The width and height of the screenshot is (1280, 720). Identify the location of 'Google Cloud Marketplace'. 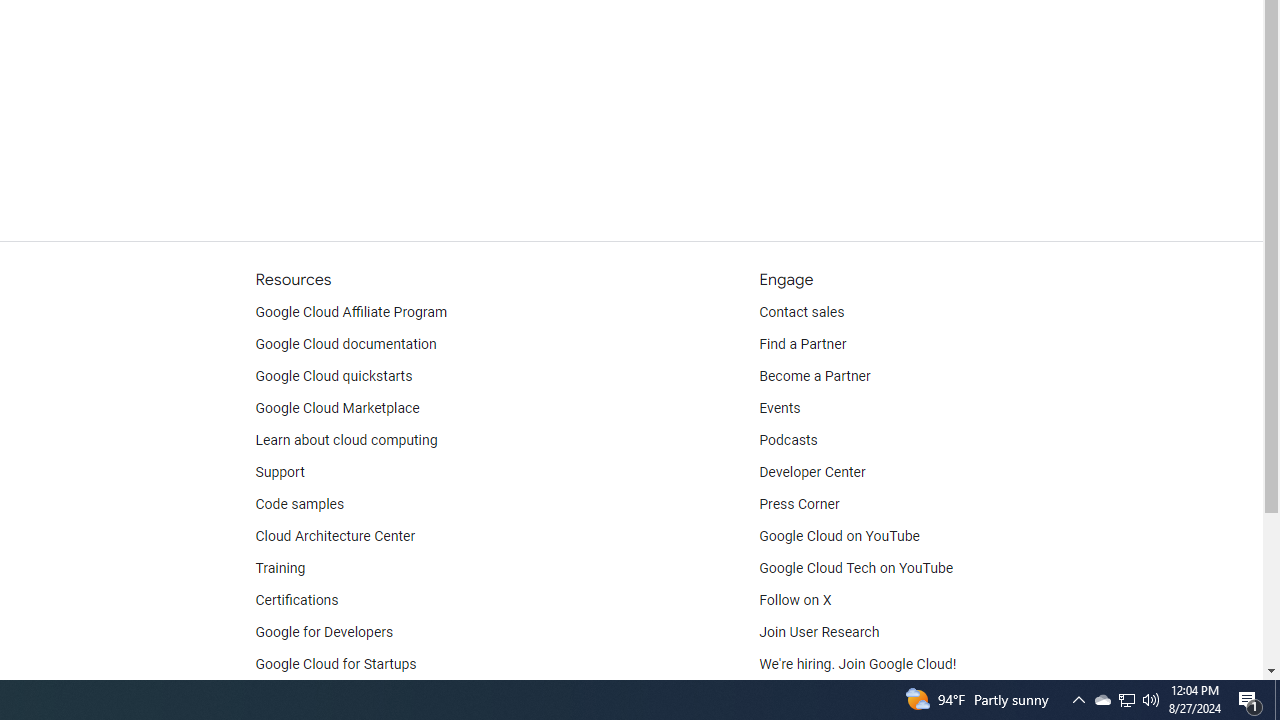
(337, 407).